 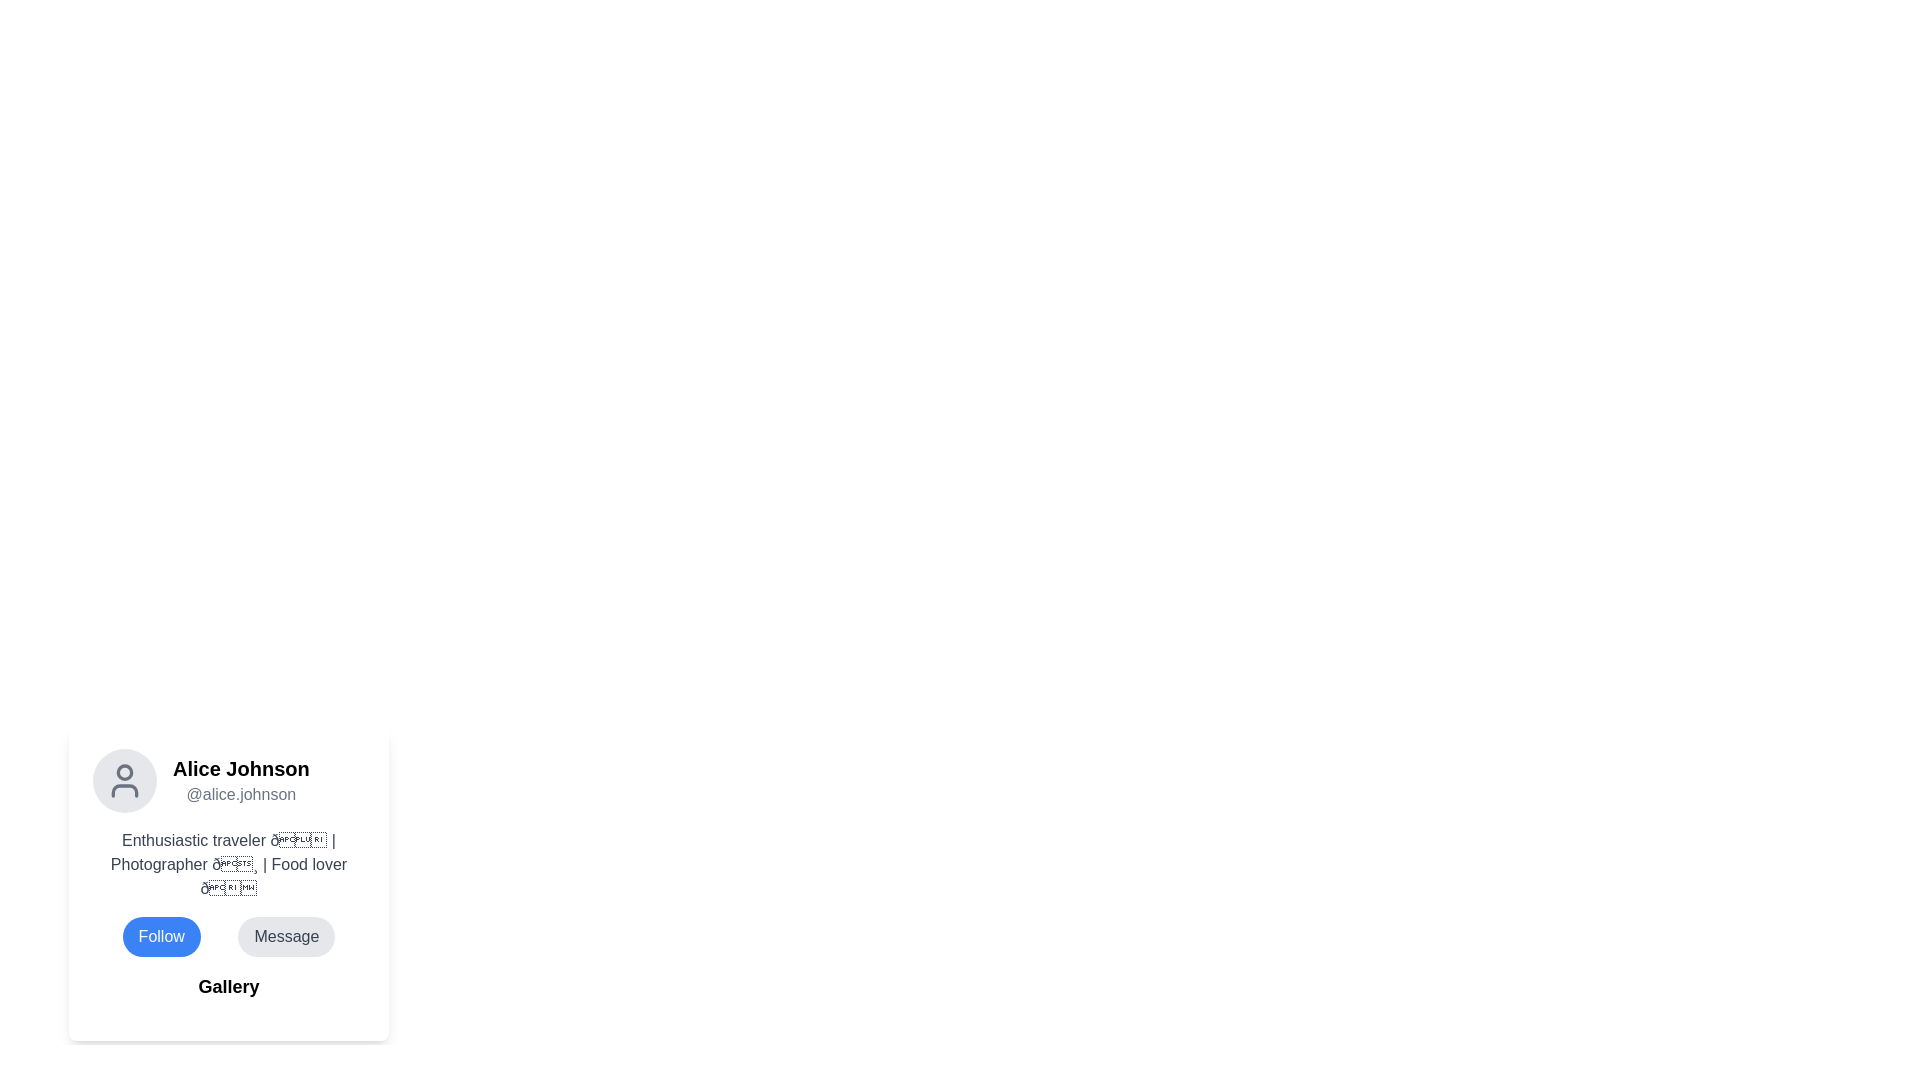 What do you see at coordinates (123, 779) in the screenshot?
I see `the user profile icon located at the top of the card component with a gray background and rounded edges, which visually represents the user identity` at bounding box center [123, 779].